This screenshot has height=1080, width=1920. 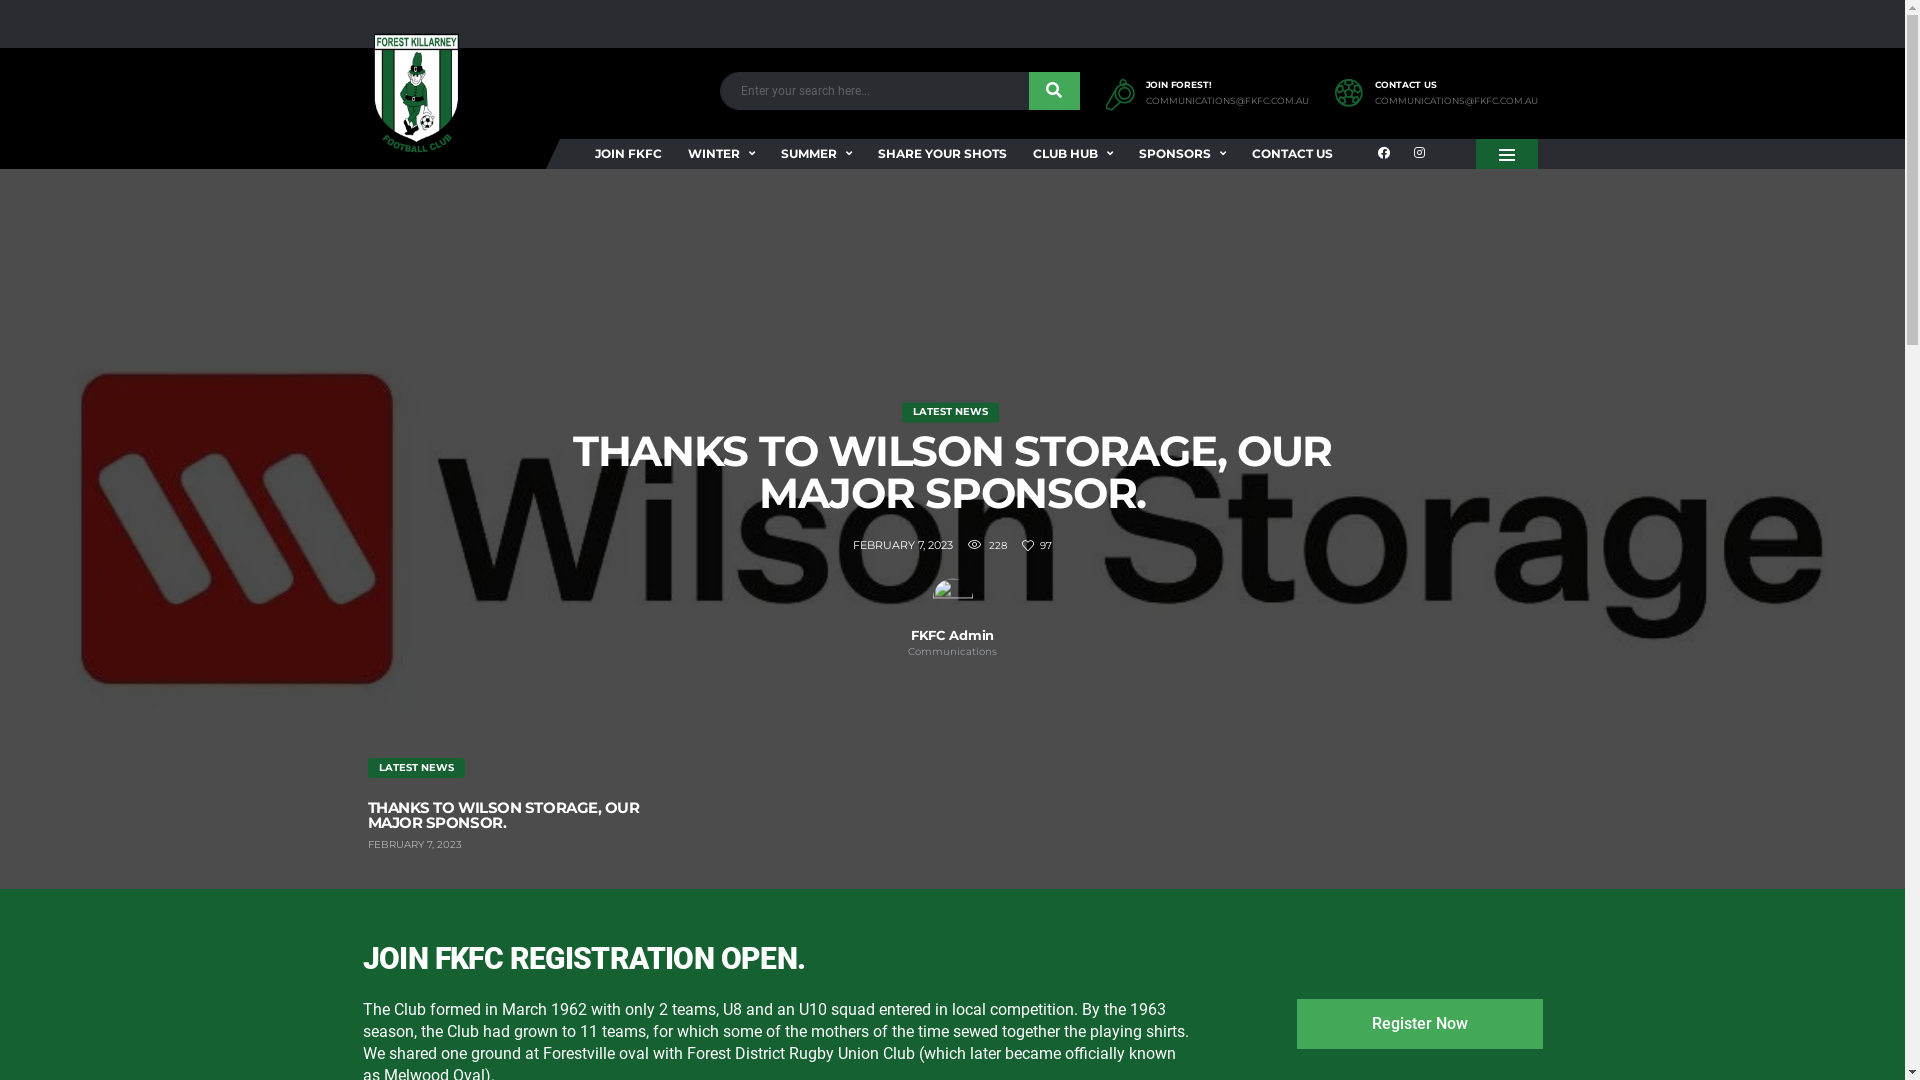 What do you see at coordinates (1226, 101) in the screenshot?
I see `'COMMUNICATIONS@FKFC.COM.AU'` at bounding box center [1226, 101].